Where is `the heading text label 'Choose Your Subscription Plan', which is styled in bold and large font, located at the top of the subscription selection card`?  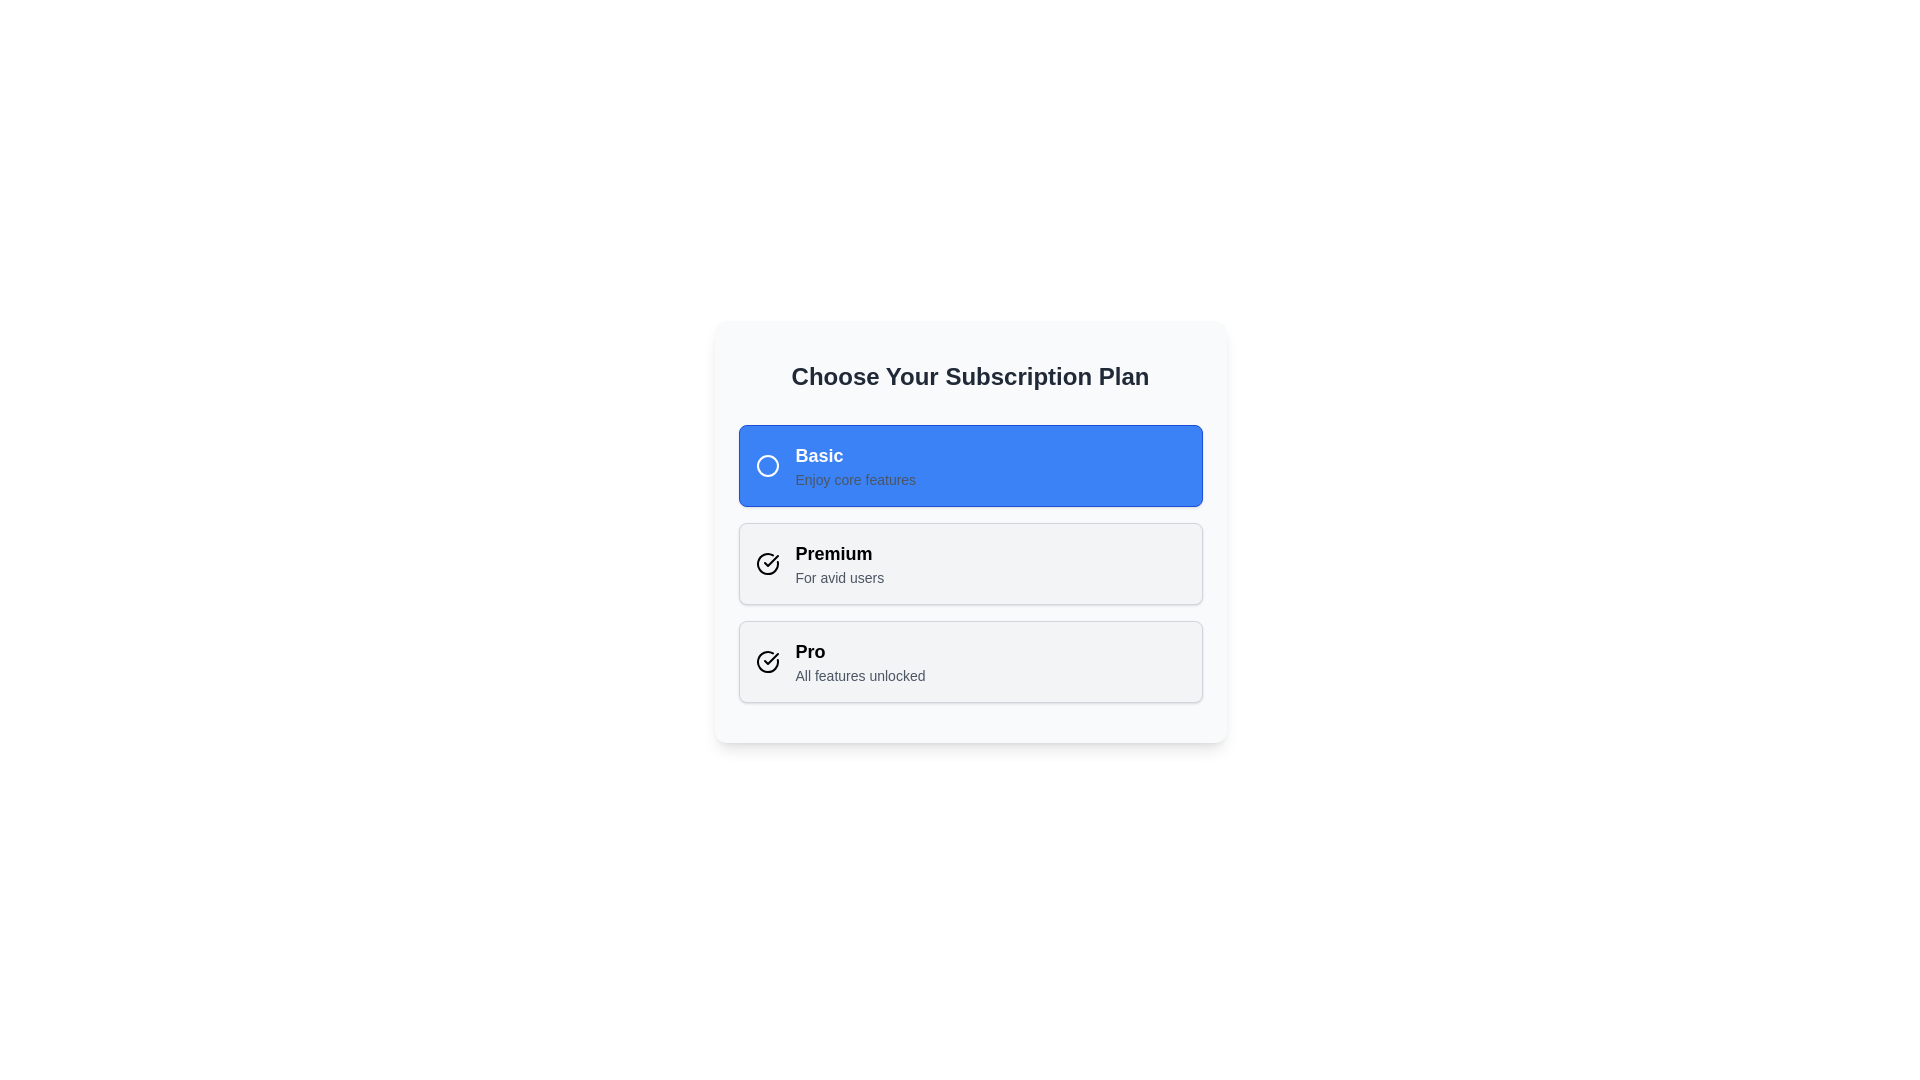
the heading text label 'Choose Your Subscription Plan', which is styled in bold and large font, located at the top of the subscription selection card is located at coordinates (970, 377).